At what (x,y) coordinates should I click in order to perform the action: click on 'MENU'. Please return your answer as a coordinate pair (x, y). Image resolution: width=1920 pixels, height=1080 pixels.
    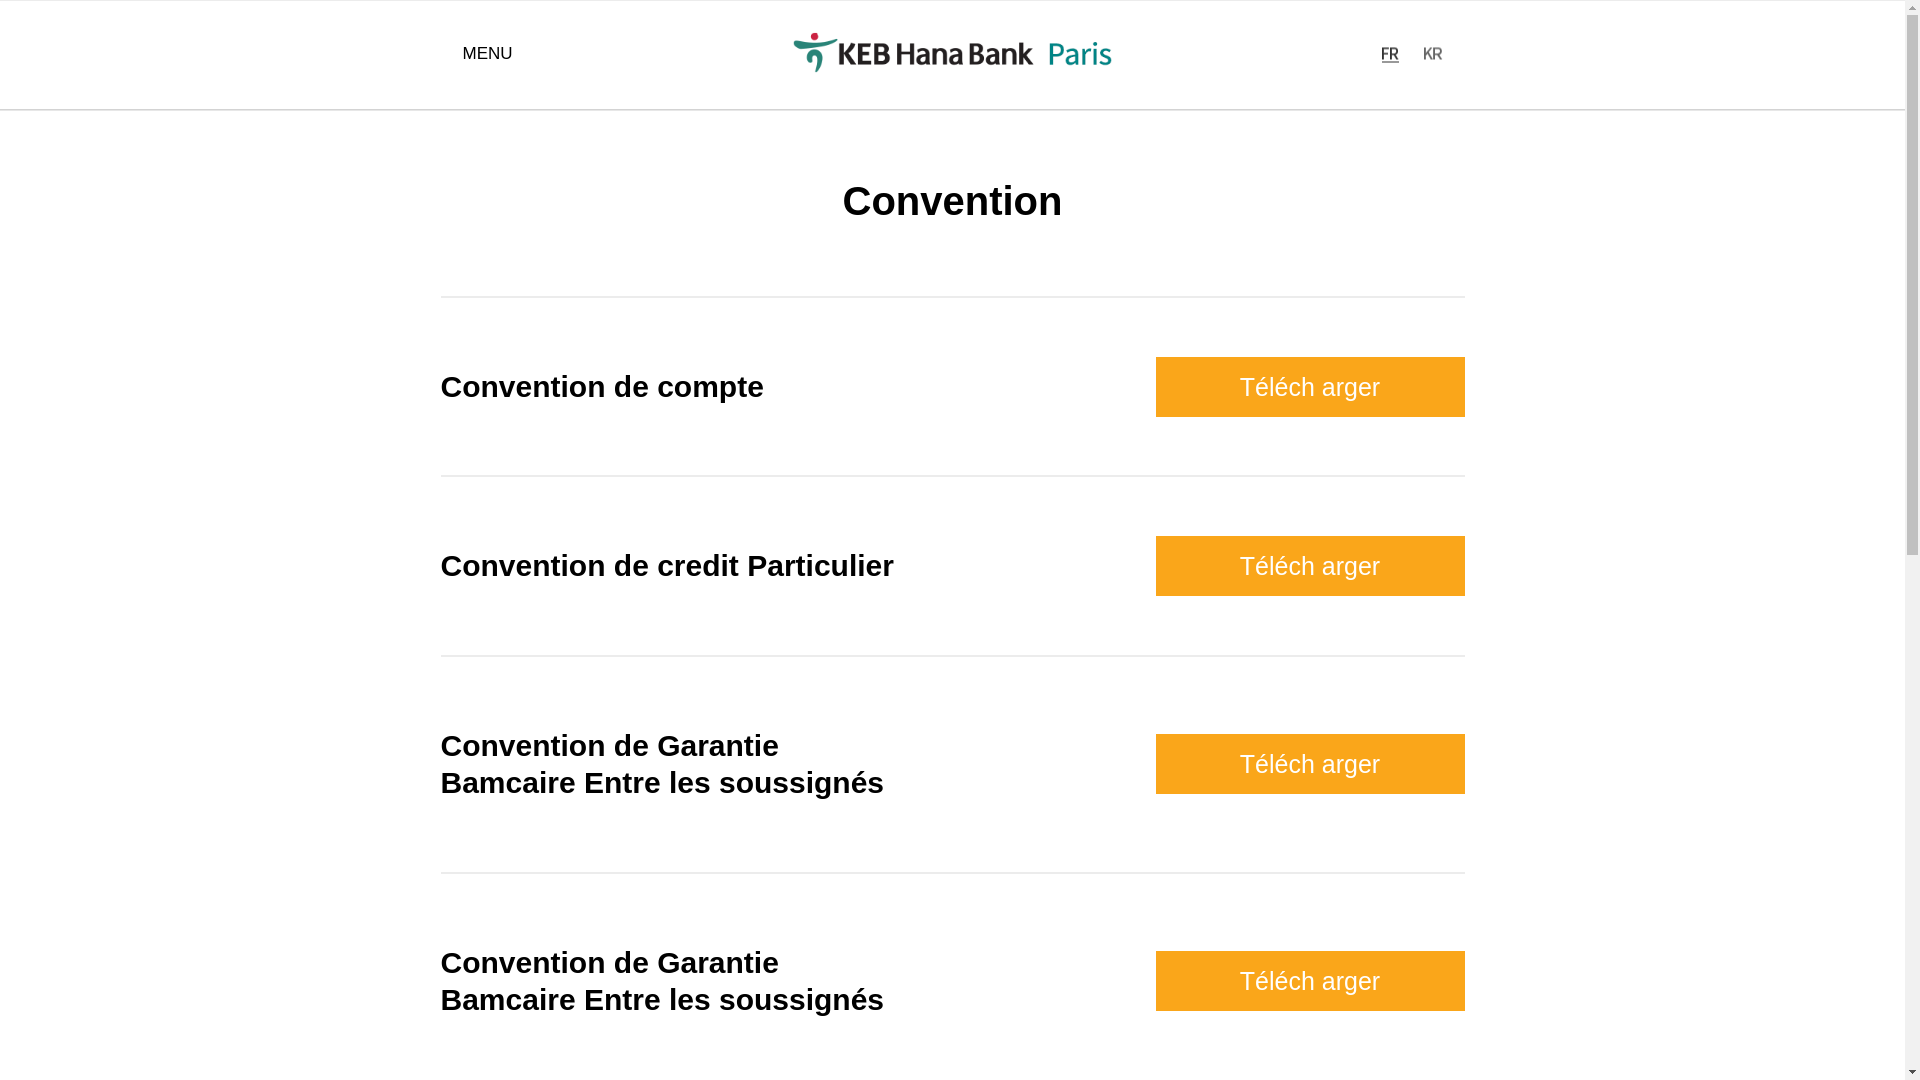
    Looking at the image, I should click on (460, 53).